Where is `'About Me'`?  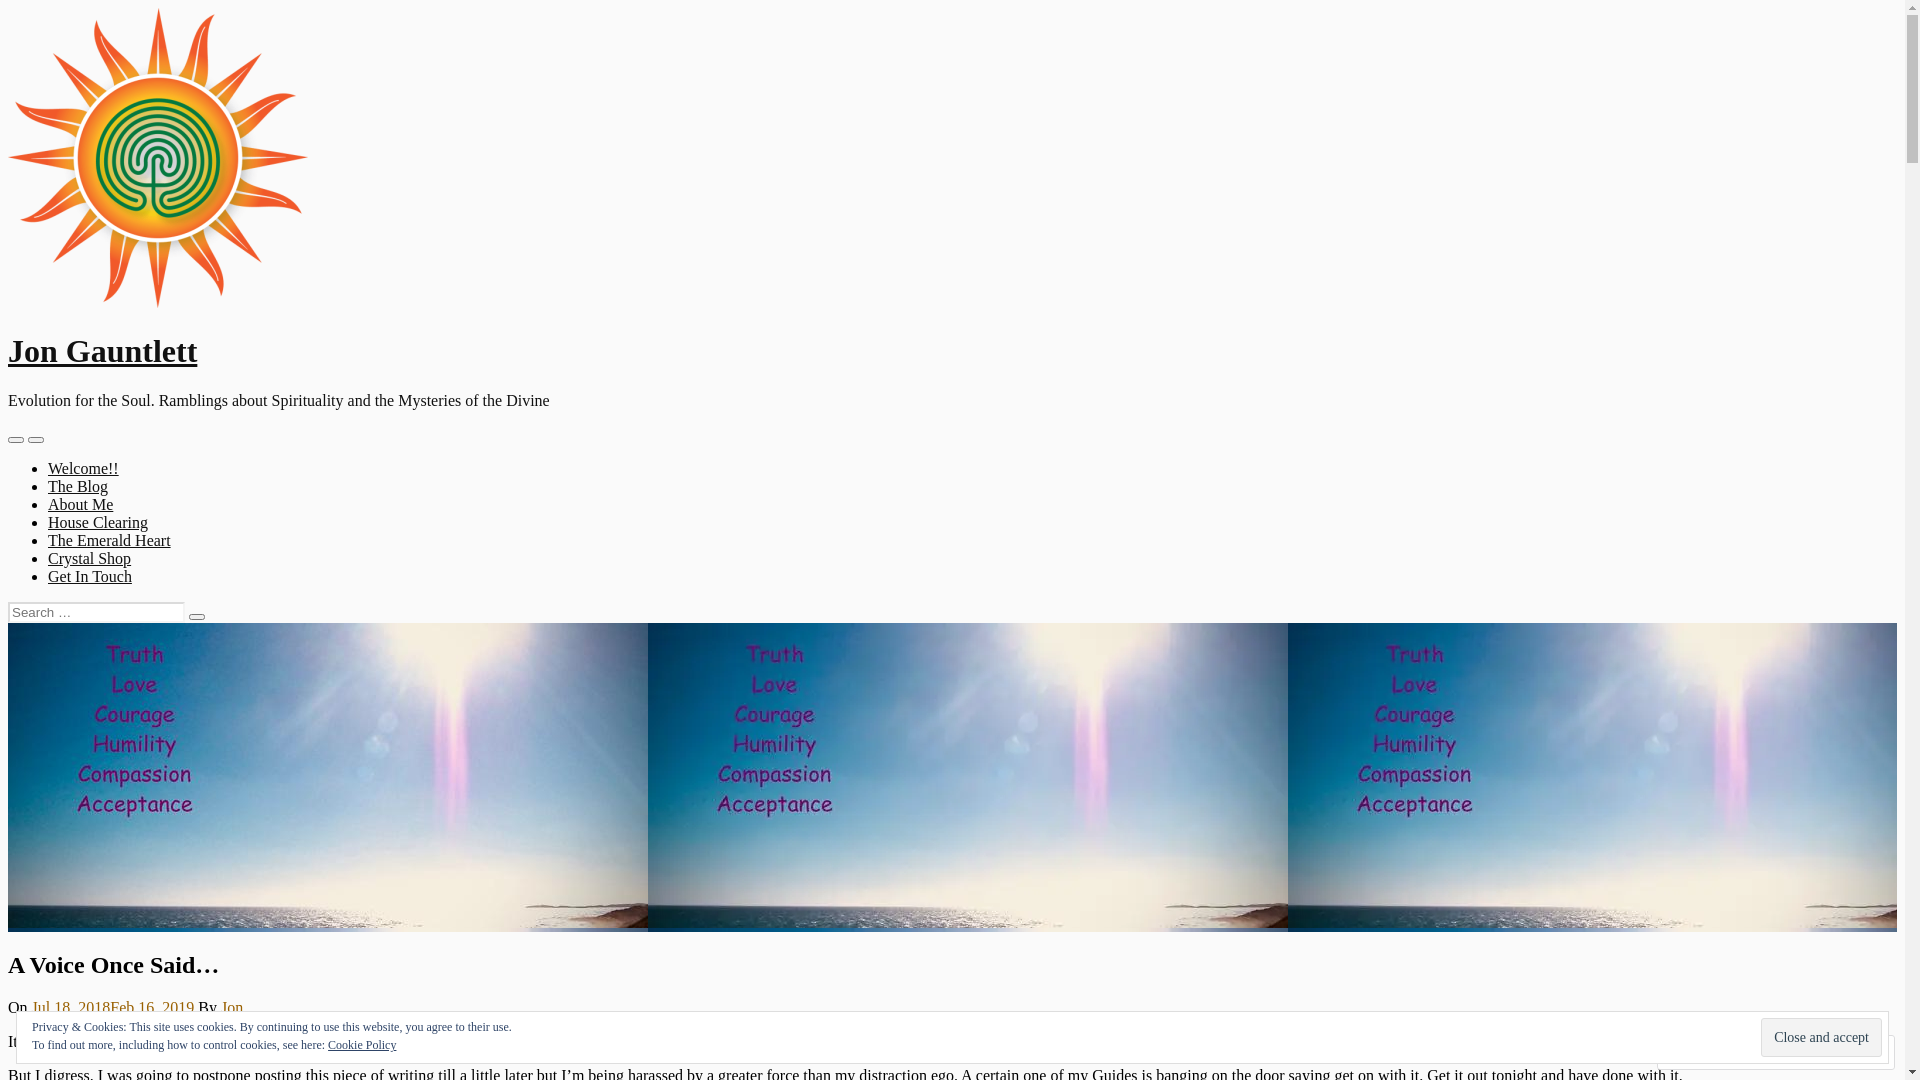
'About Me' is located at coordinates (48, 503).